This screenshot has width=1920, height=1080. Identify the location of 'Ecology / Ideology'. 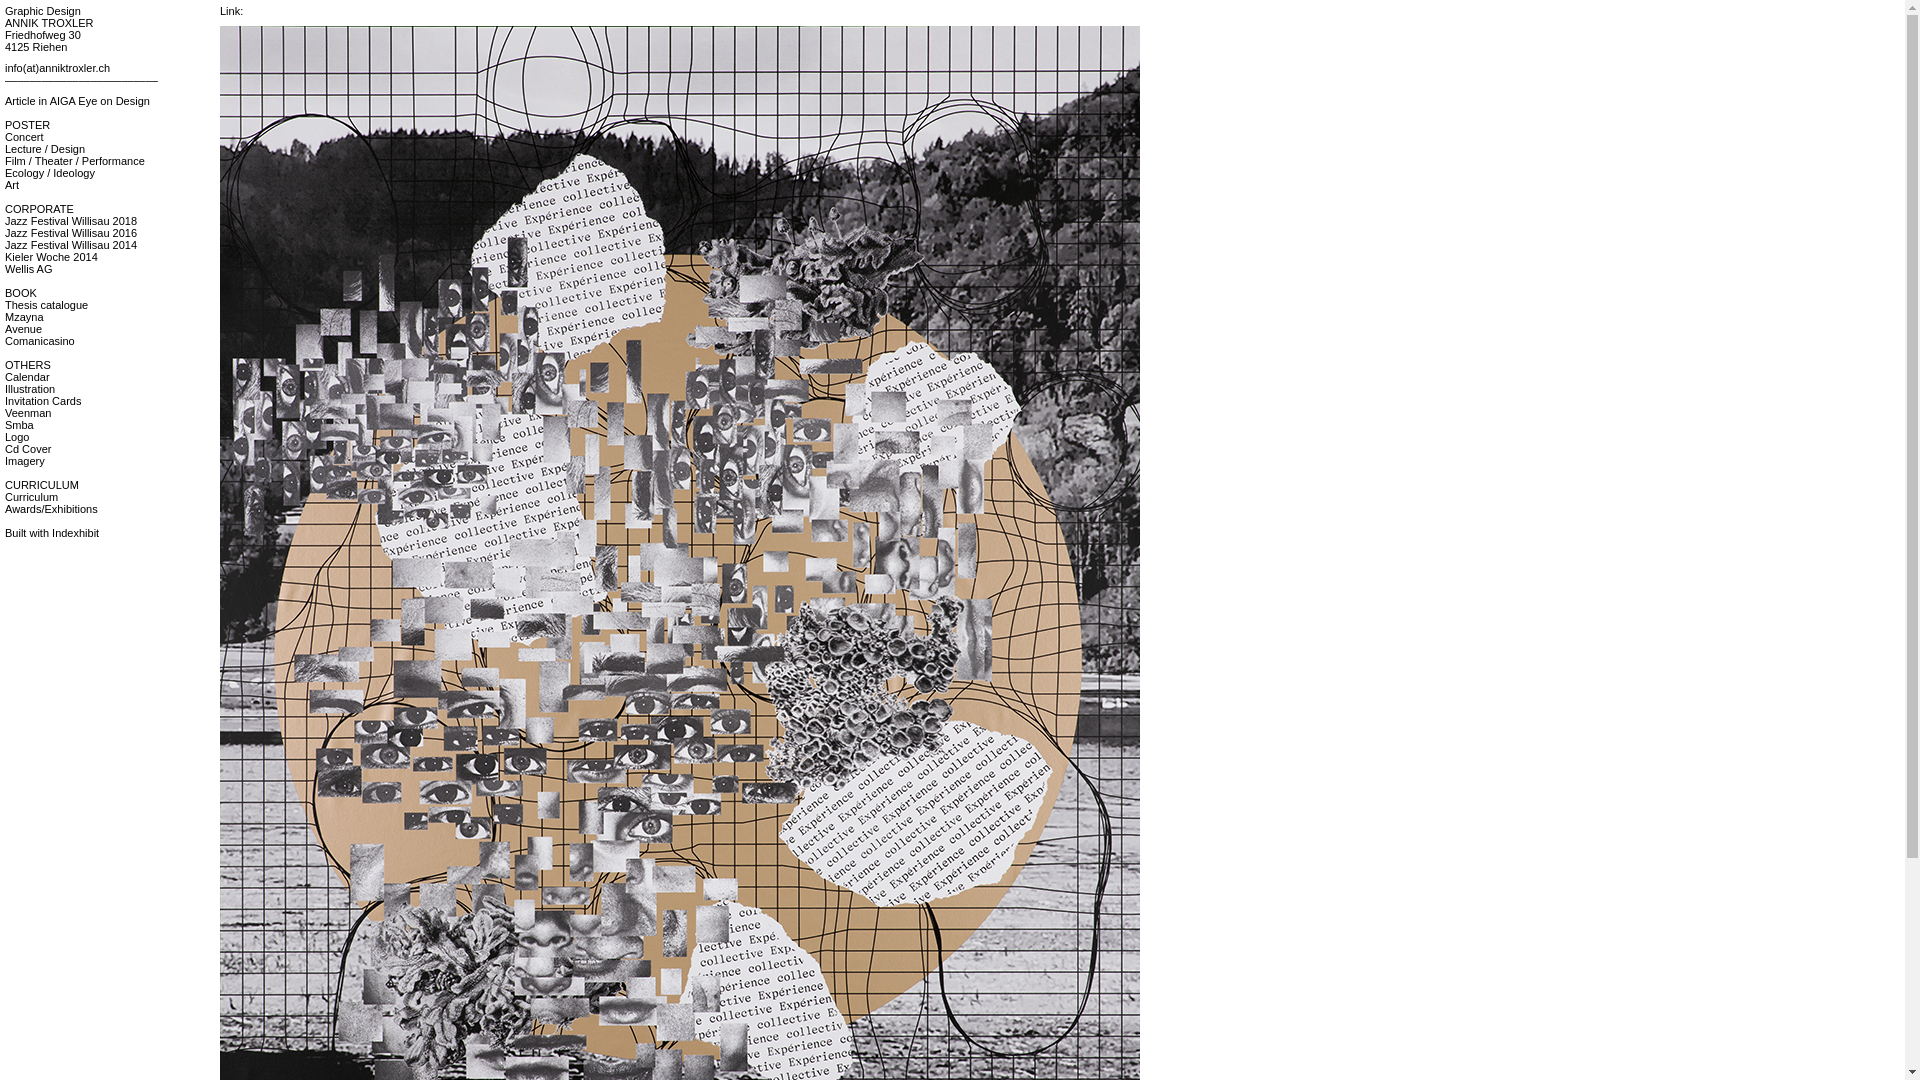
(49, 172).